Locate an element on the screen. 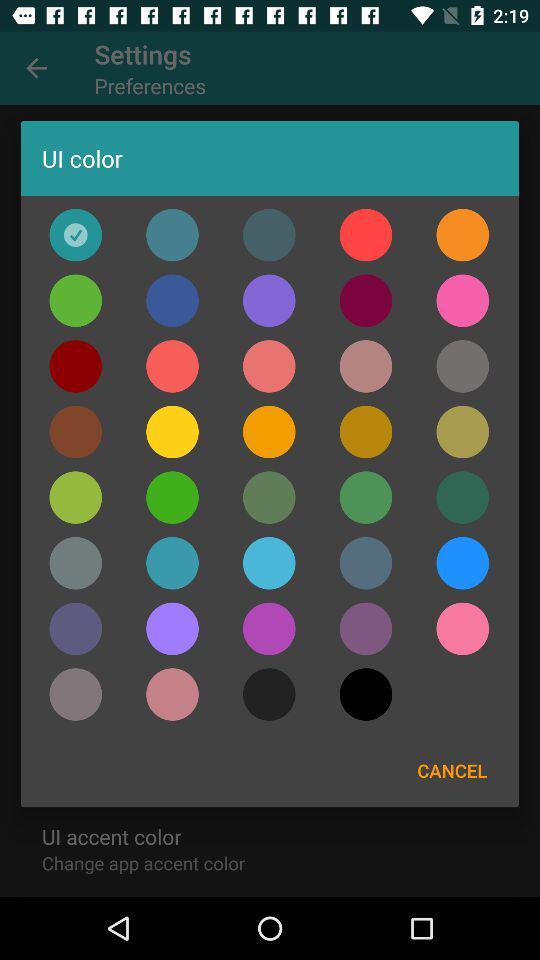  purpleish ui color is located at coordinates (172, 694).